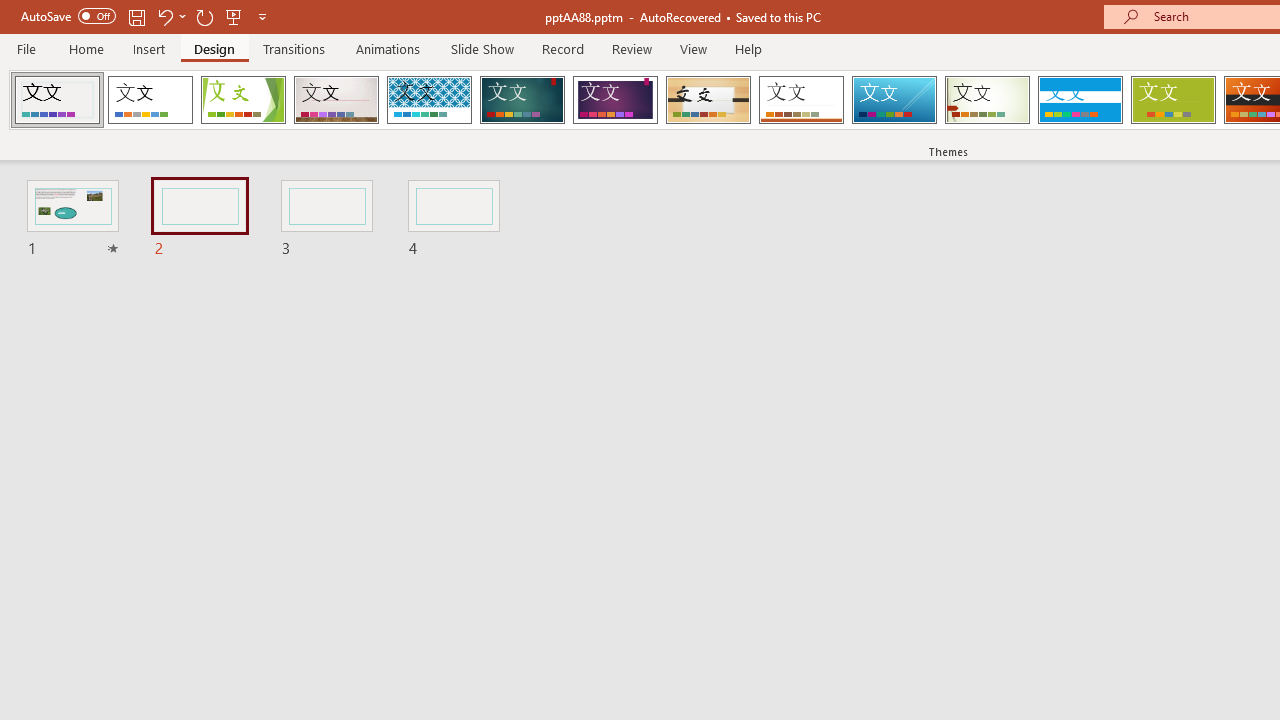 The width and height of the screenshot is (1280, 720). Describe the element at coordinates (893, 100) in the screenshot. I see `'Slice Loading Preview...'` at that location.